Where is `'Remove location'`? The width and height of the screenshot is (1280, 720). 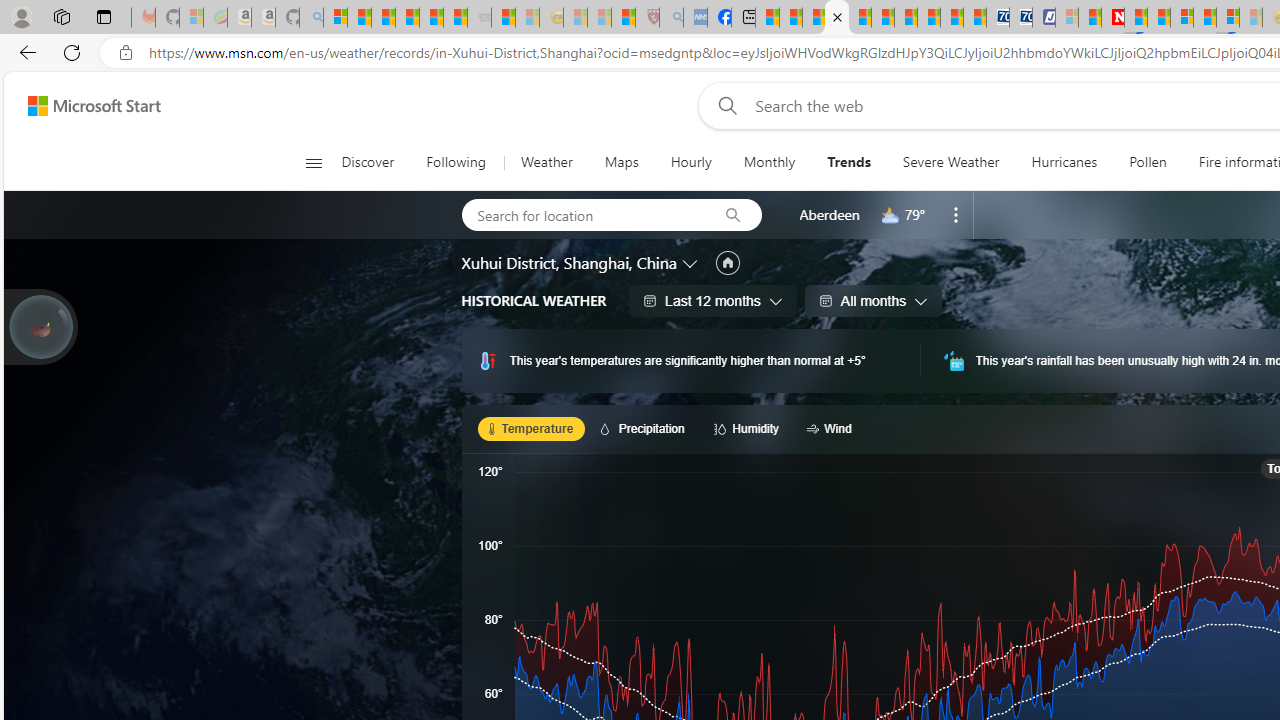 'Remove location' is located at coordinates (955, 214).